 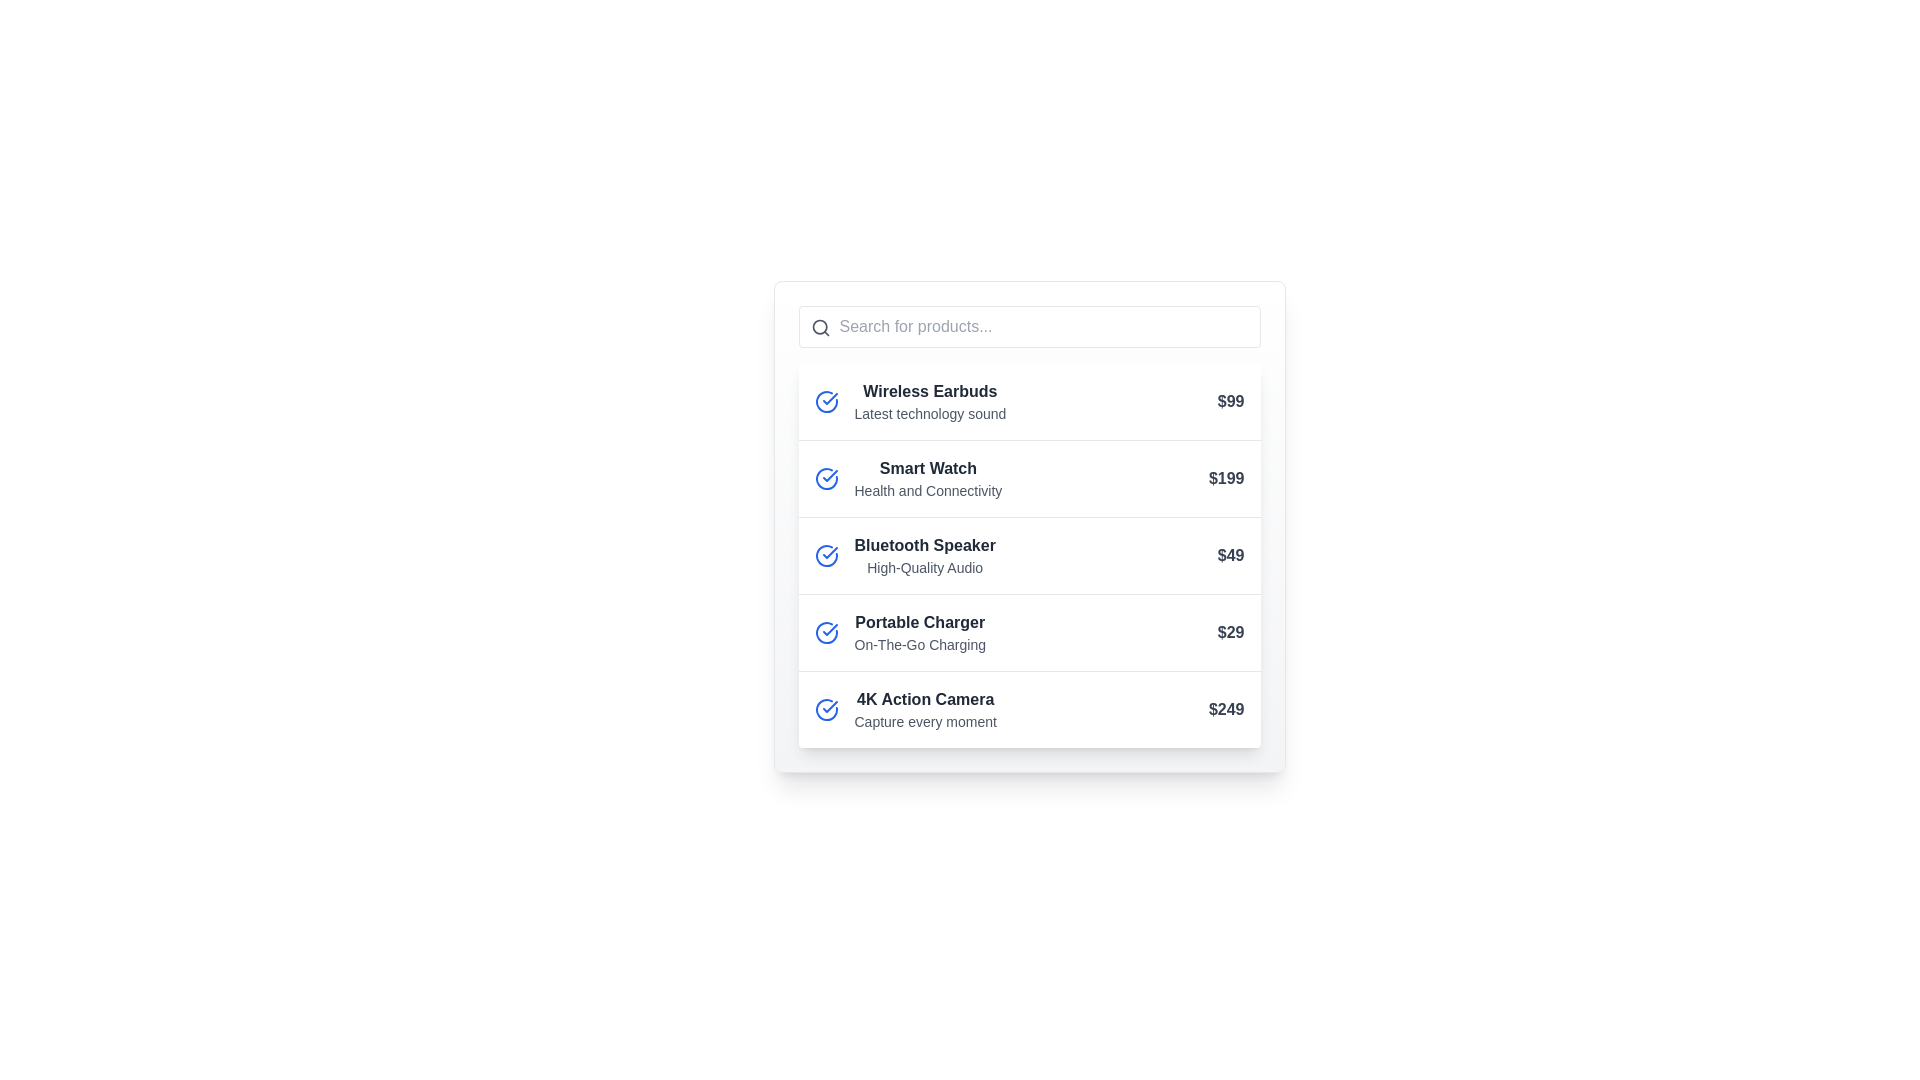 What do you see at coordinates (820, 326) in the screenshot?
I see `the gray search icon shaped like a magnifying glass, which is located in the top-left corner of the search input field` at bounding box center [820, 326].